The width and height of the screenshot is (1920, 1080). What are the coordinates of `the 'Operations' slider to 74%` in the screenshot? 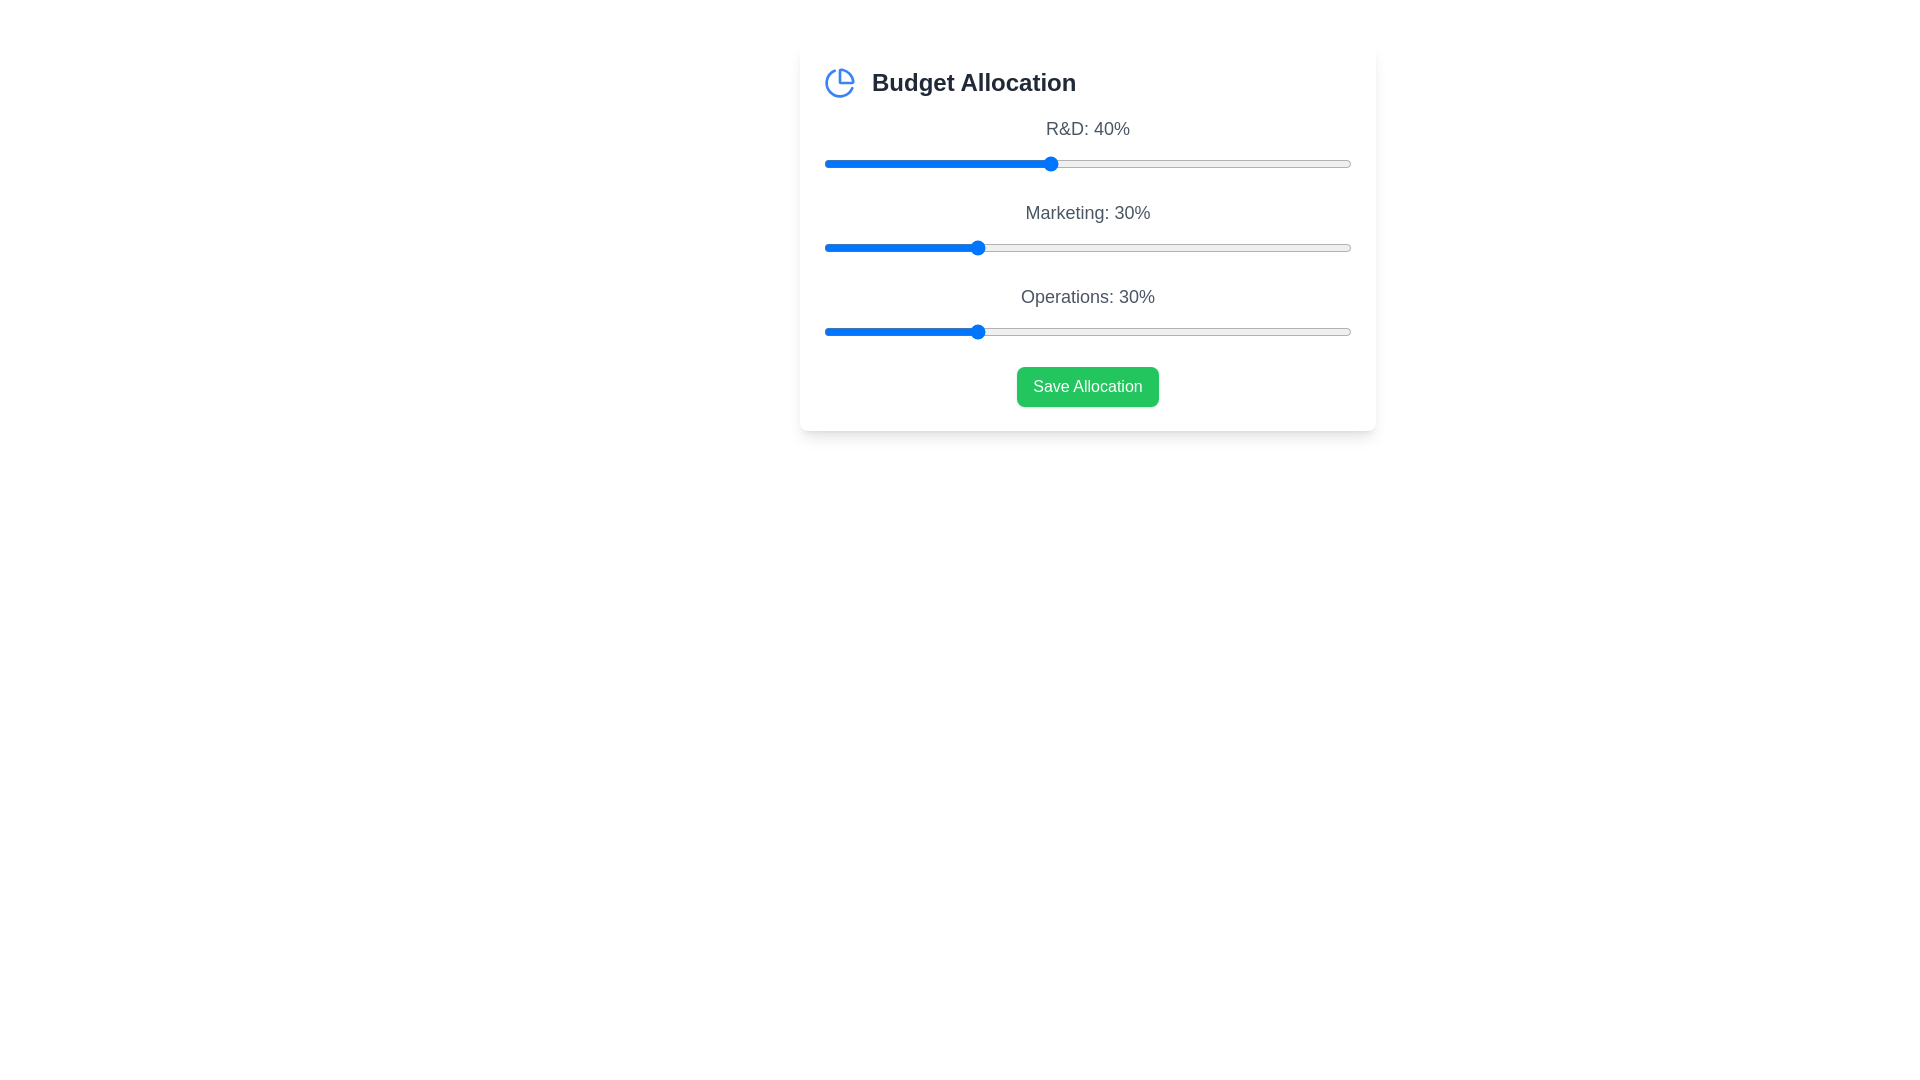 It's located at (1306, 330).